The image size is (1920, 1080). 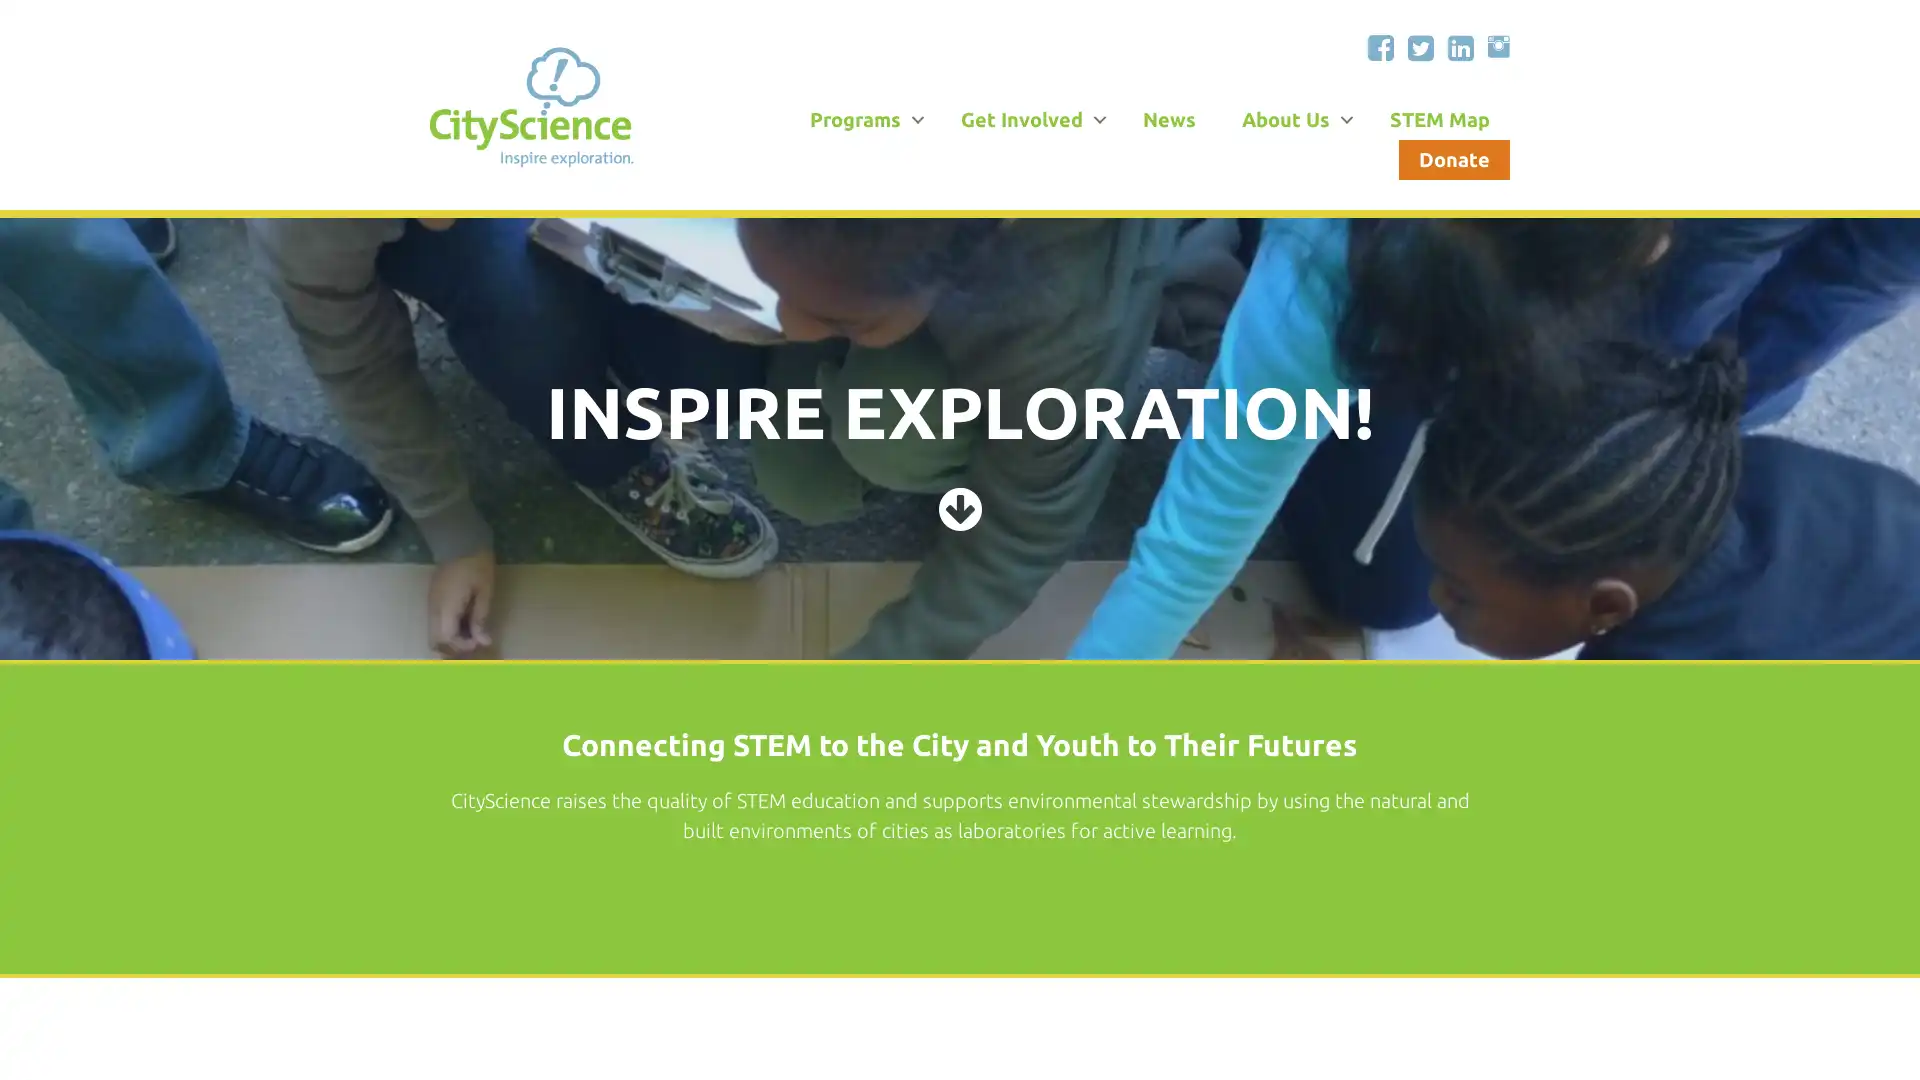 I want to click on Learn With Us, so click(x=849, y=886).